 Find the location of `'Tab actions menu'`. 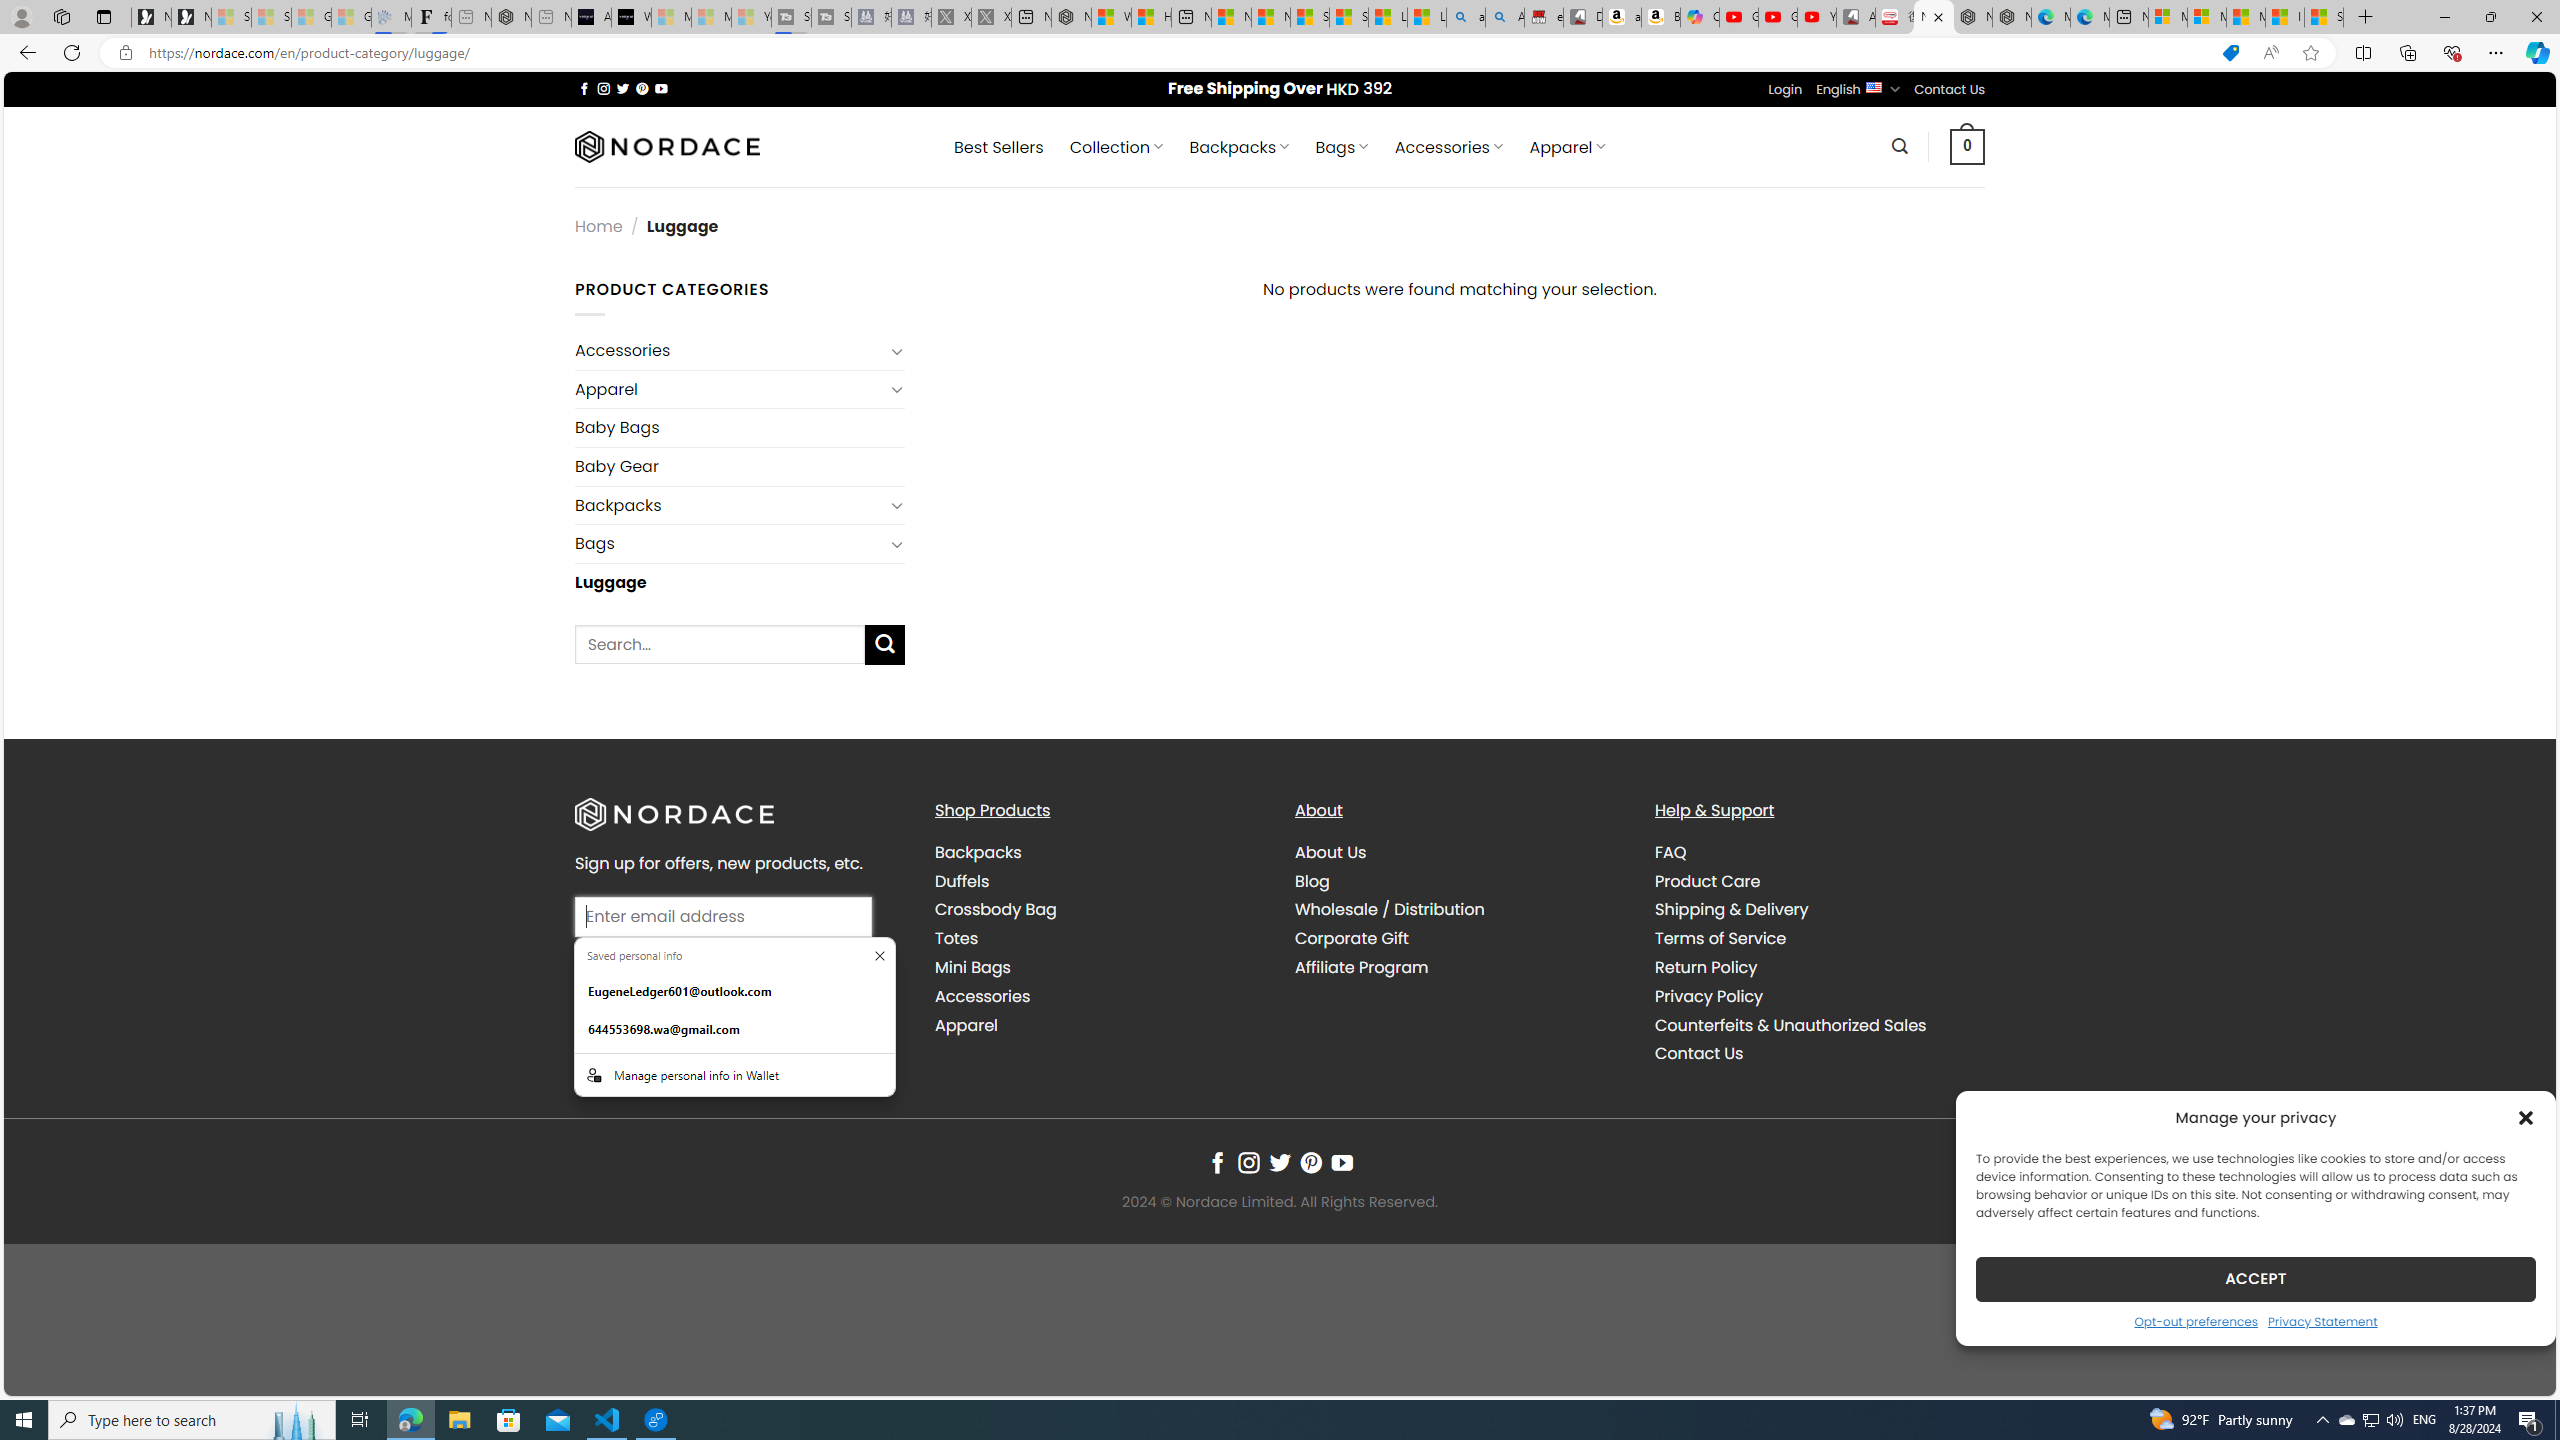

'Tab actions menu' is located at coordinates (102, 16).